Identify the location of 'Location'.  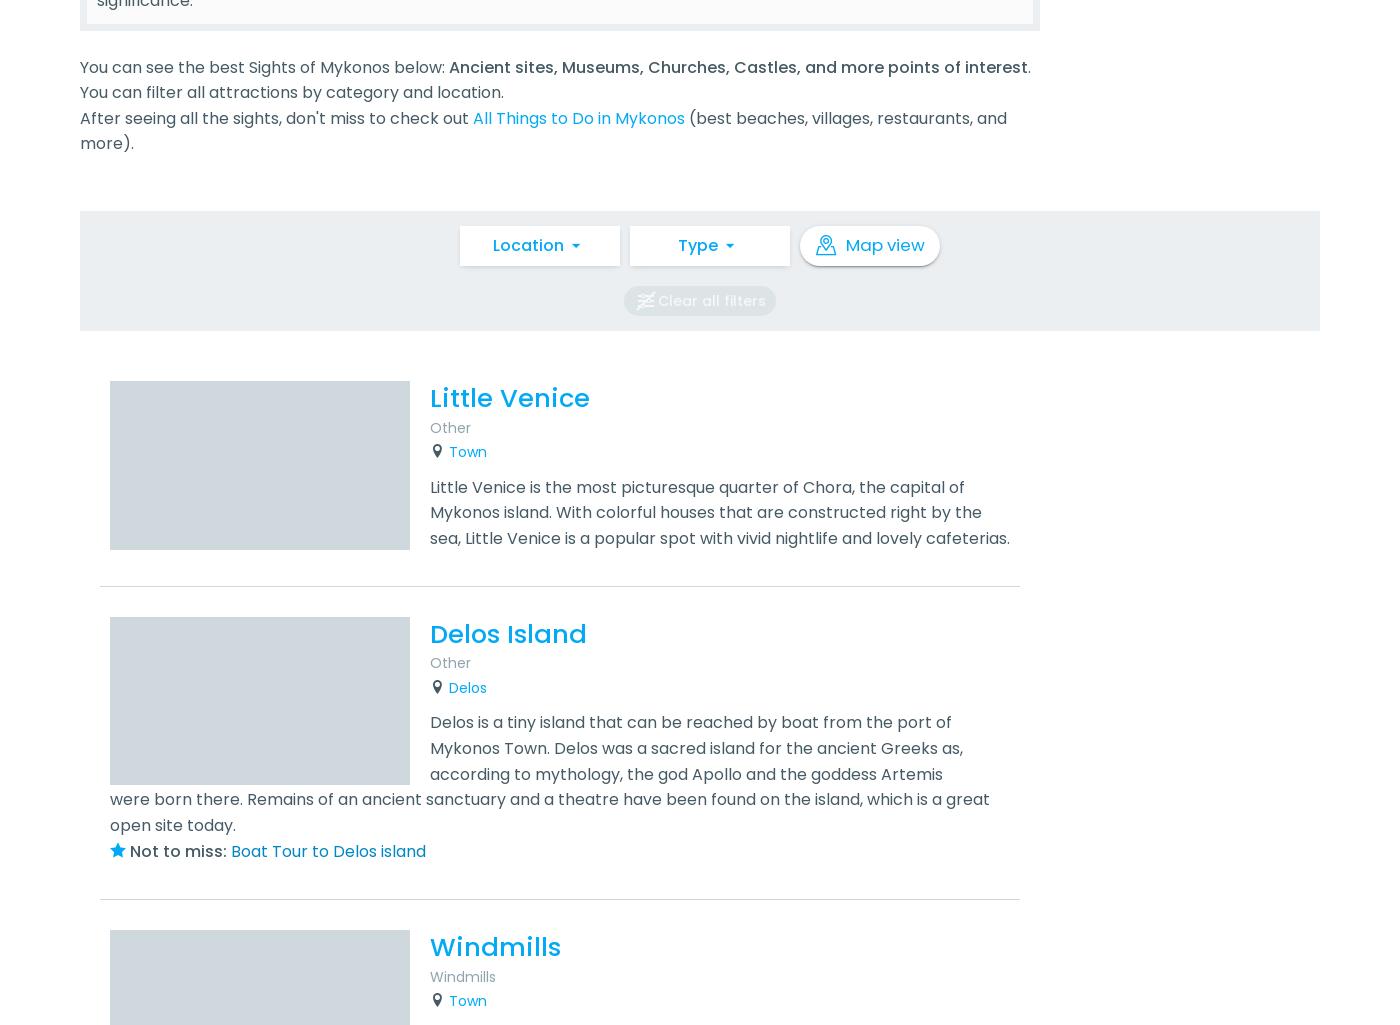
(491, 243).